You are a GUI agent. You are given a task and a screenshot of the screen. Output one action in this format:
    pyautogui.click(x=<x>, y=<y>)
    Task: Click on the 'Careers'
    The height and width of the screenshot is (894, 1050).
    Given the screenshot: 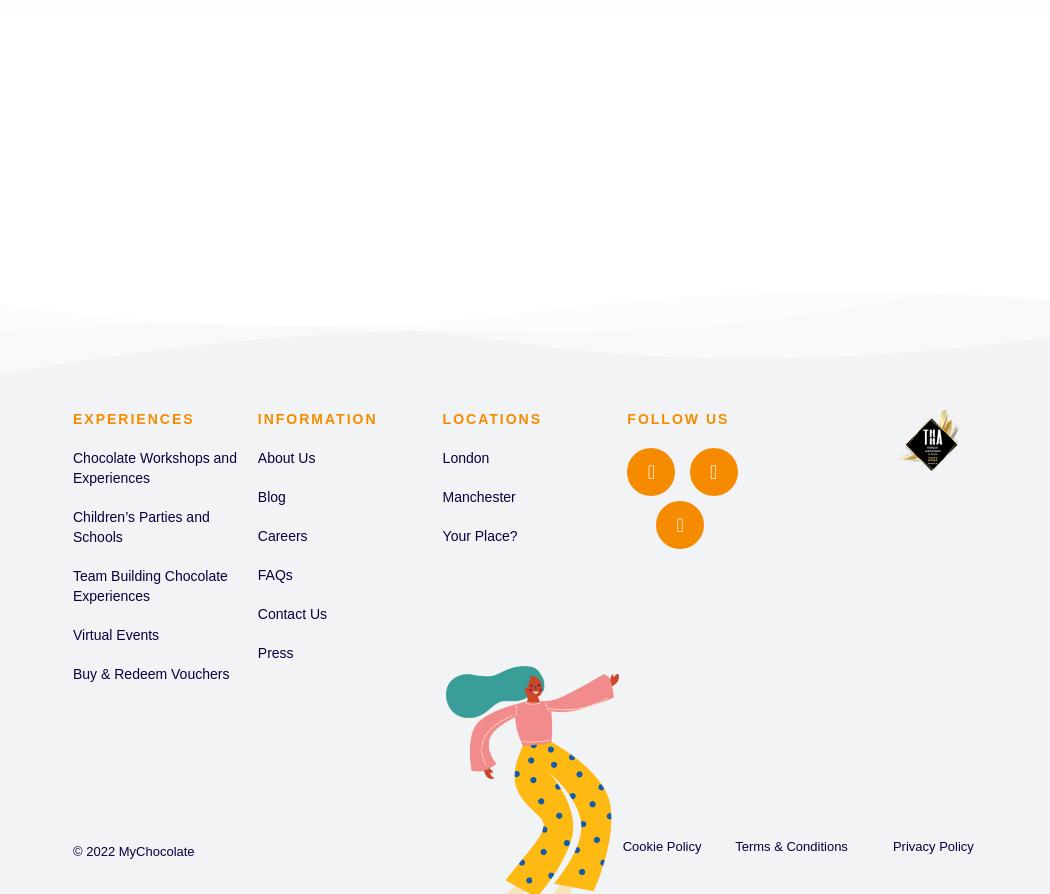 What is the action you would take?
    pyautogui.click(x=281, y=536)
    